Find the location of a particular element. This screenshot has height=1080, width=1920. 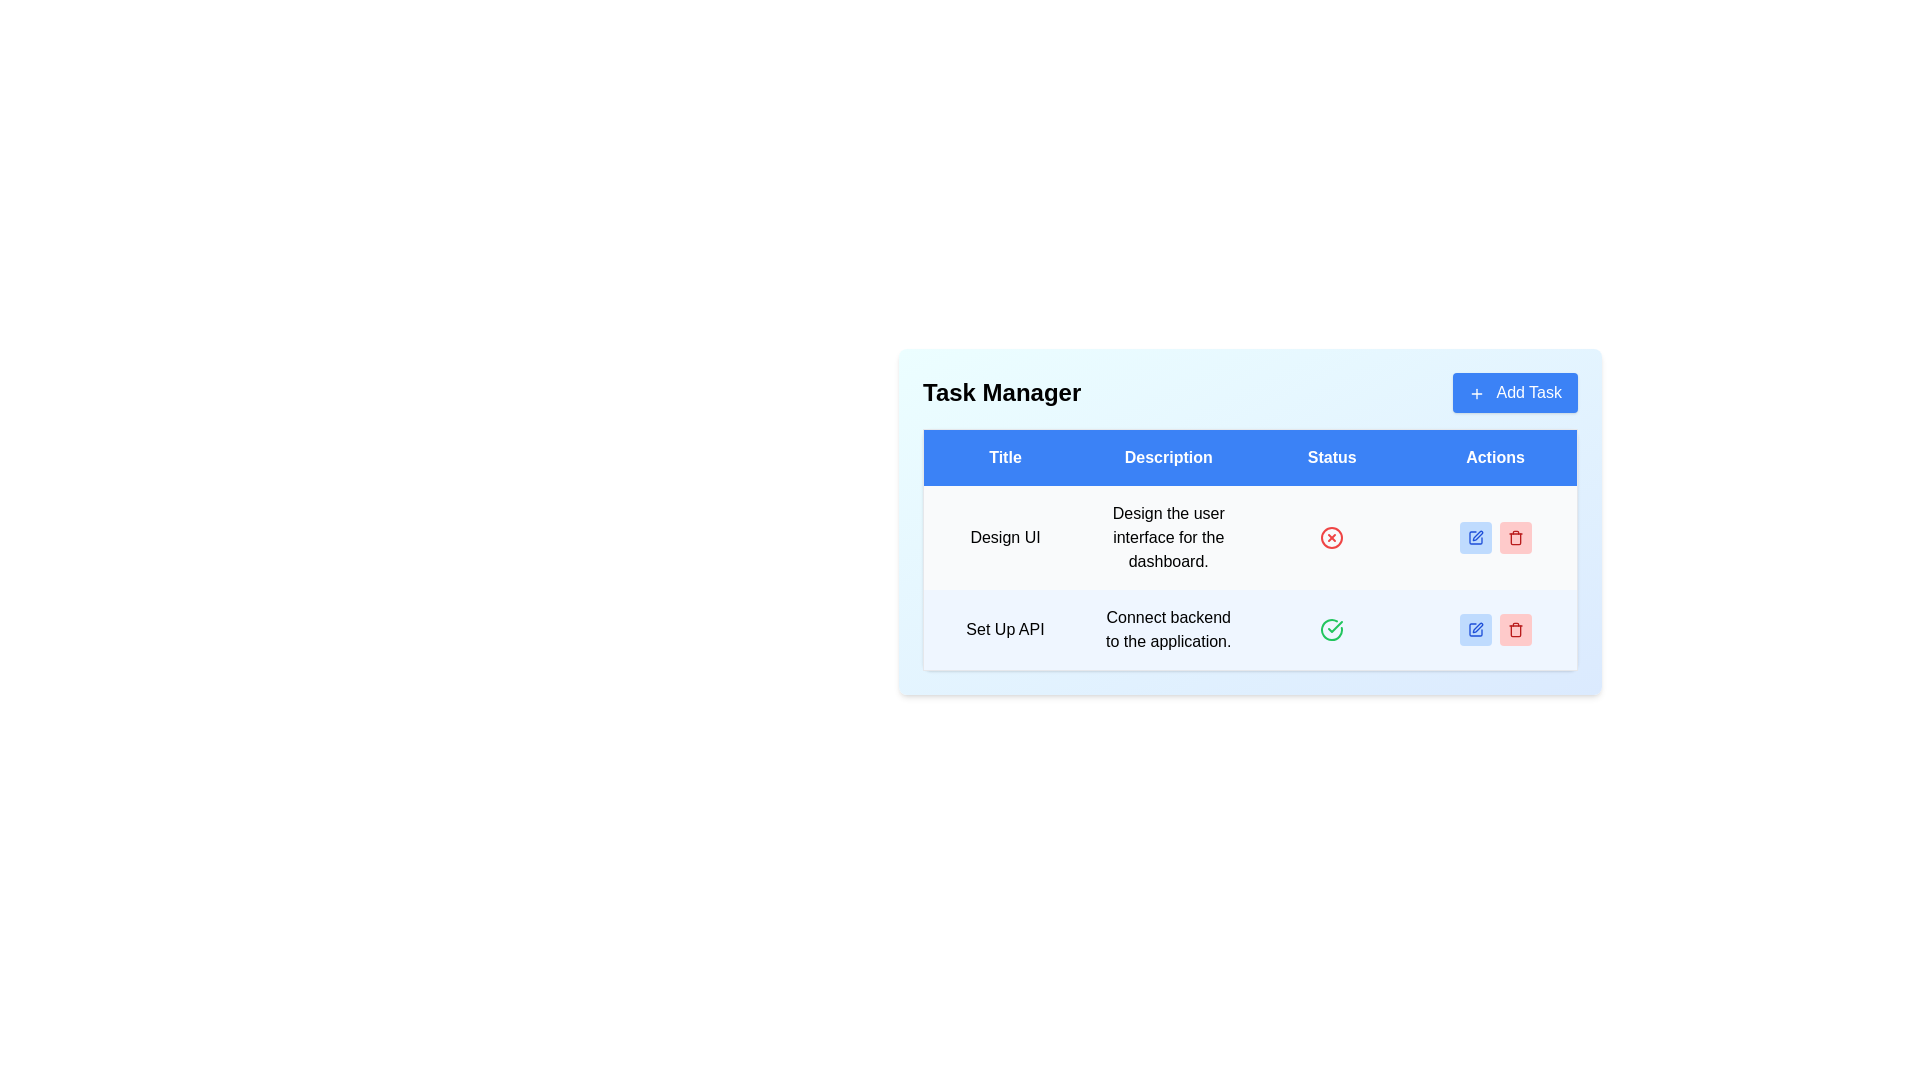

the delete button located in the 'Actions' column of the top row in the tasks table is located at coordinates (1515, 536).